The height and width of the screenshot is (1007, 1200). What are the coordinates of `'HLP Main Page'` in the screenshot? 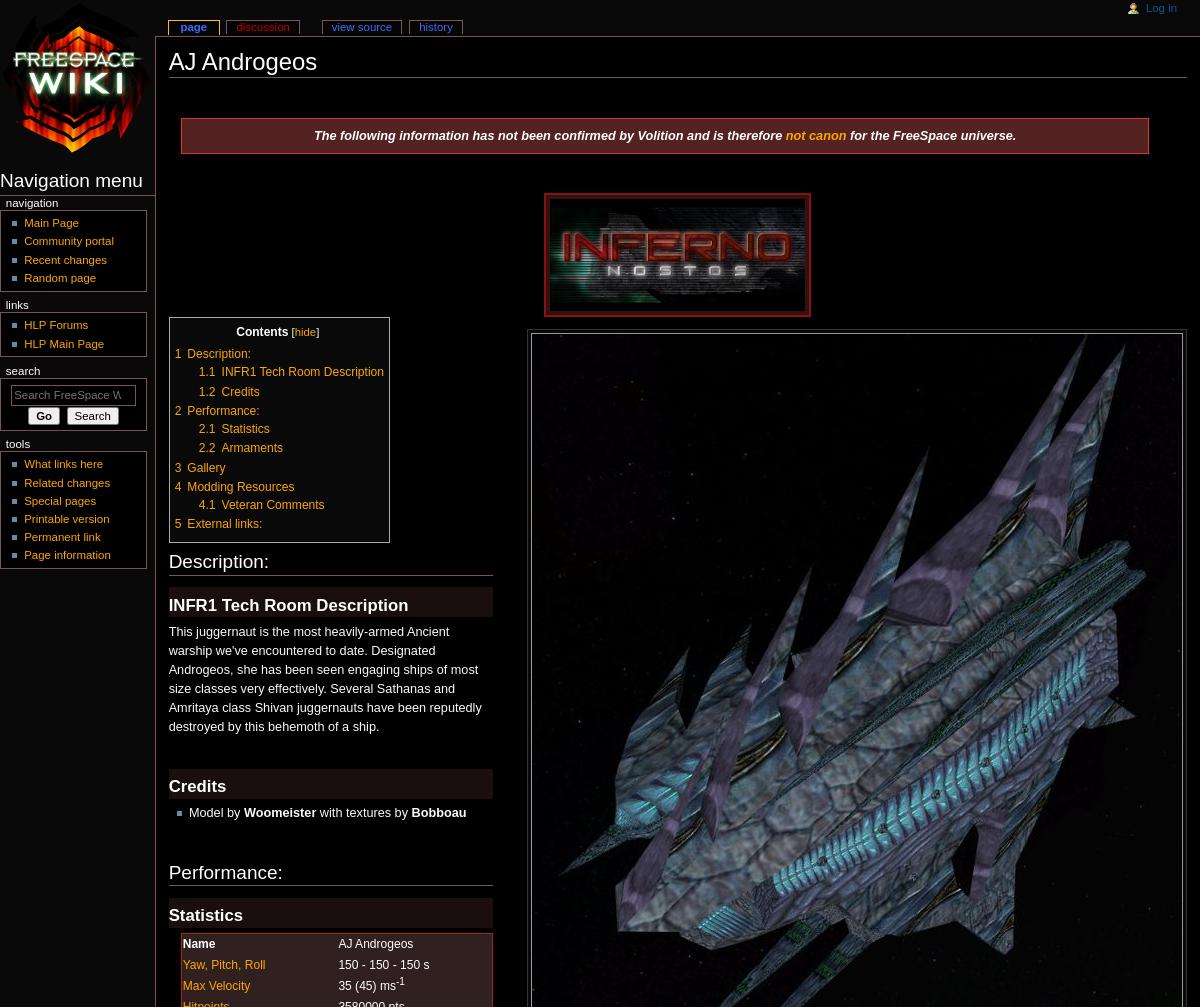 It's located at (63, 342).